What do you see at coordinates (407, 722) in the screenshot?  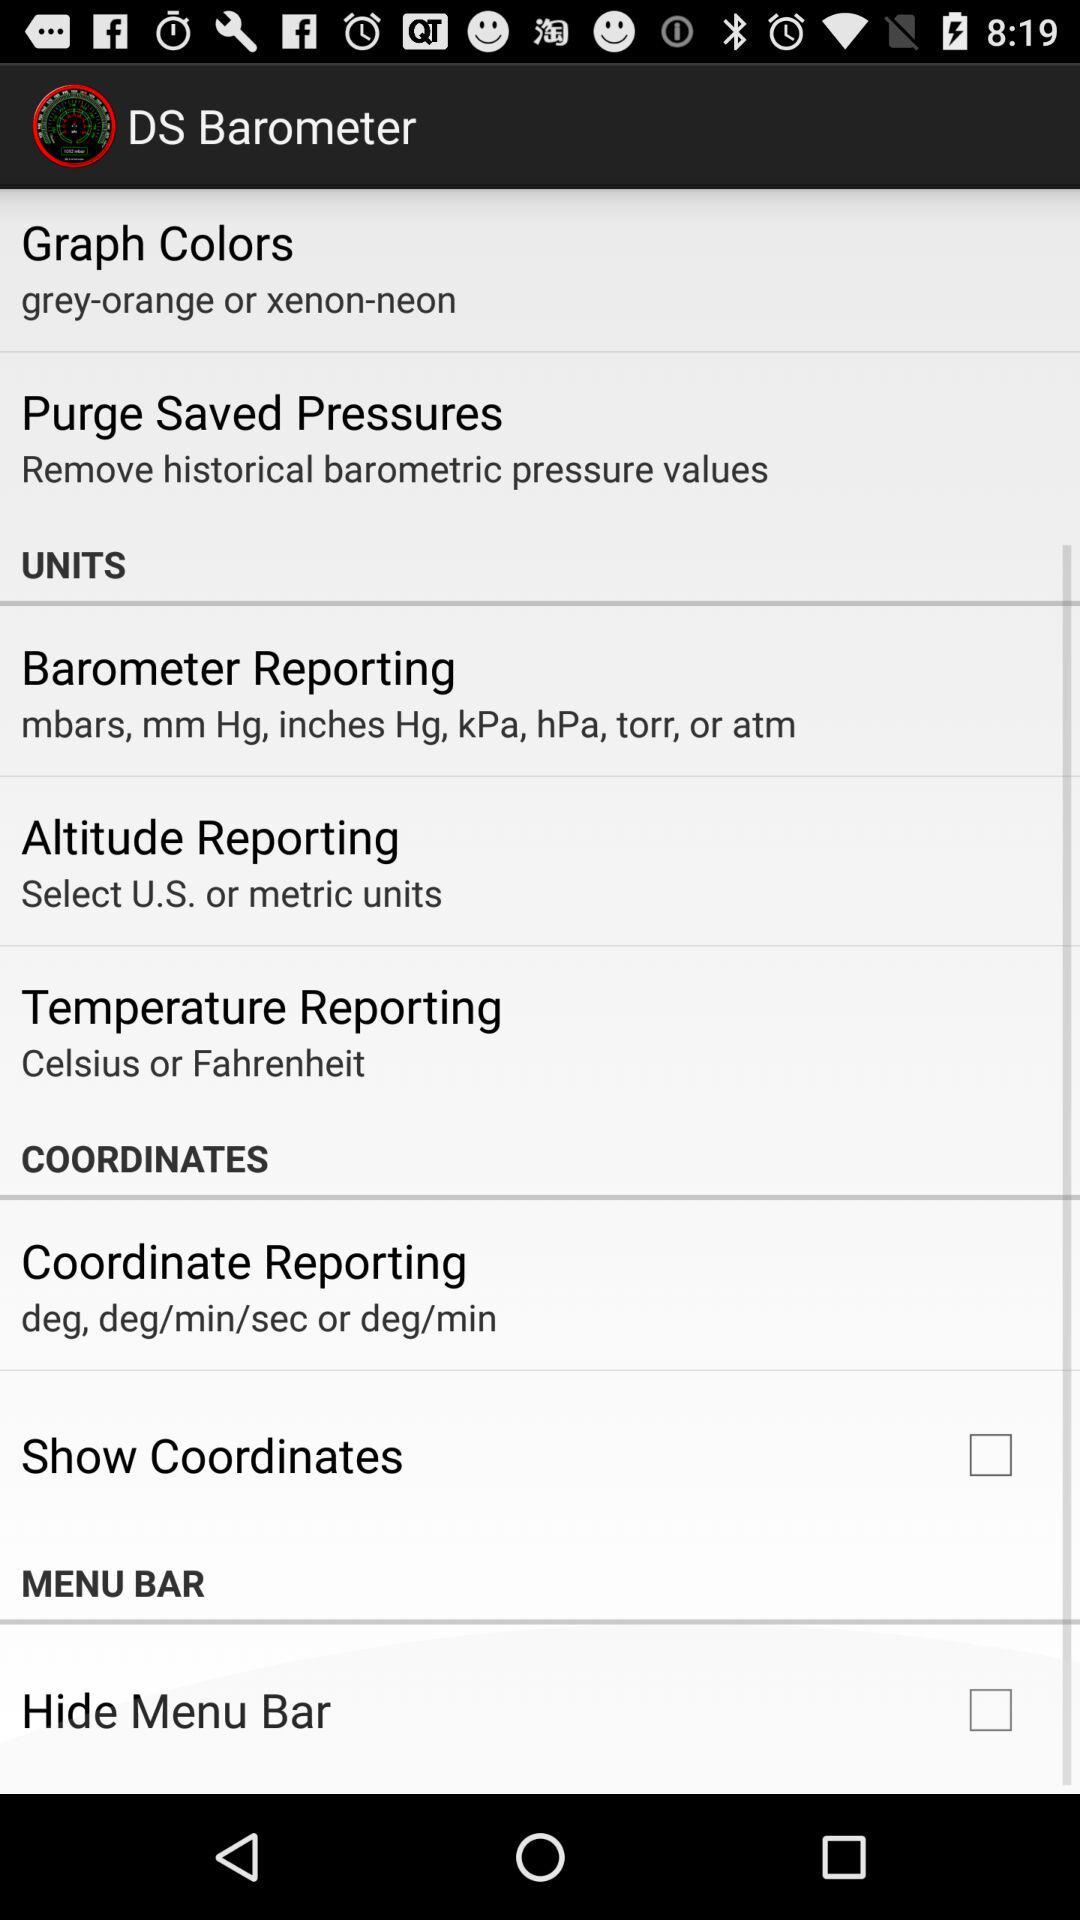 I see `the icon above altitude reporting` at bounding box center [407, 722].